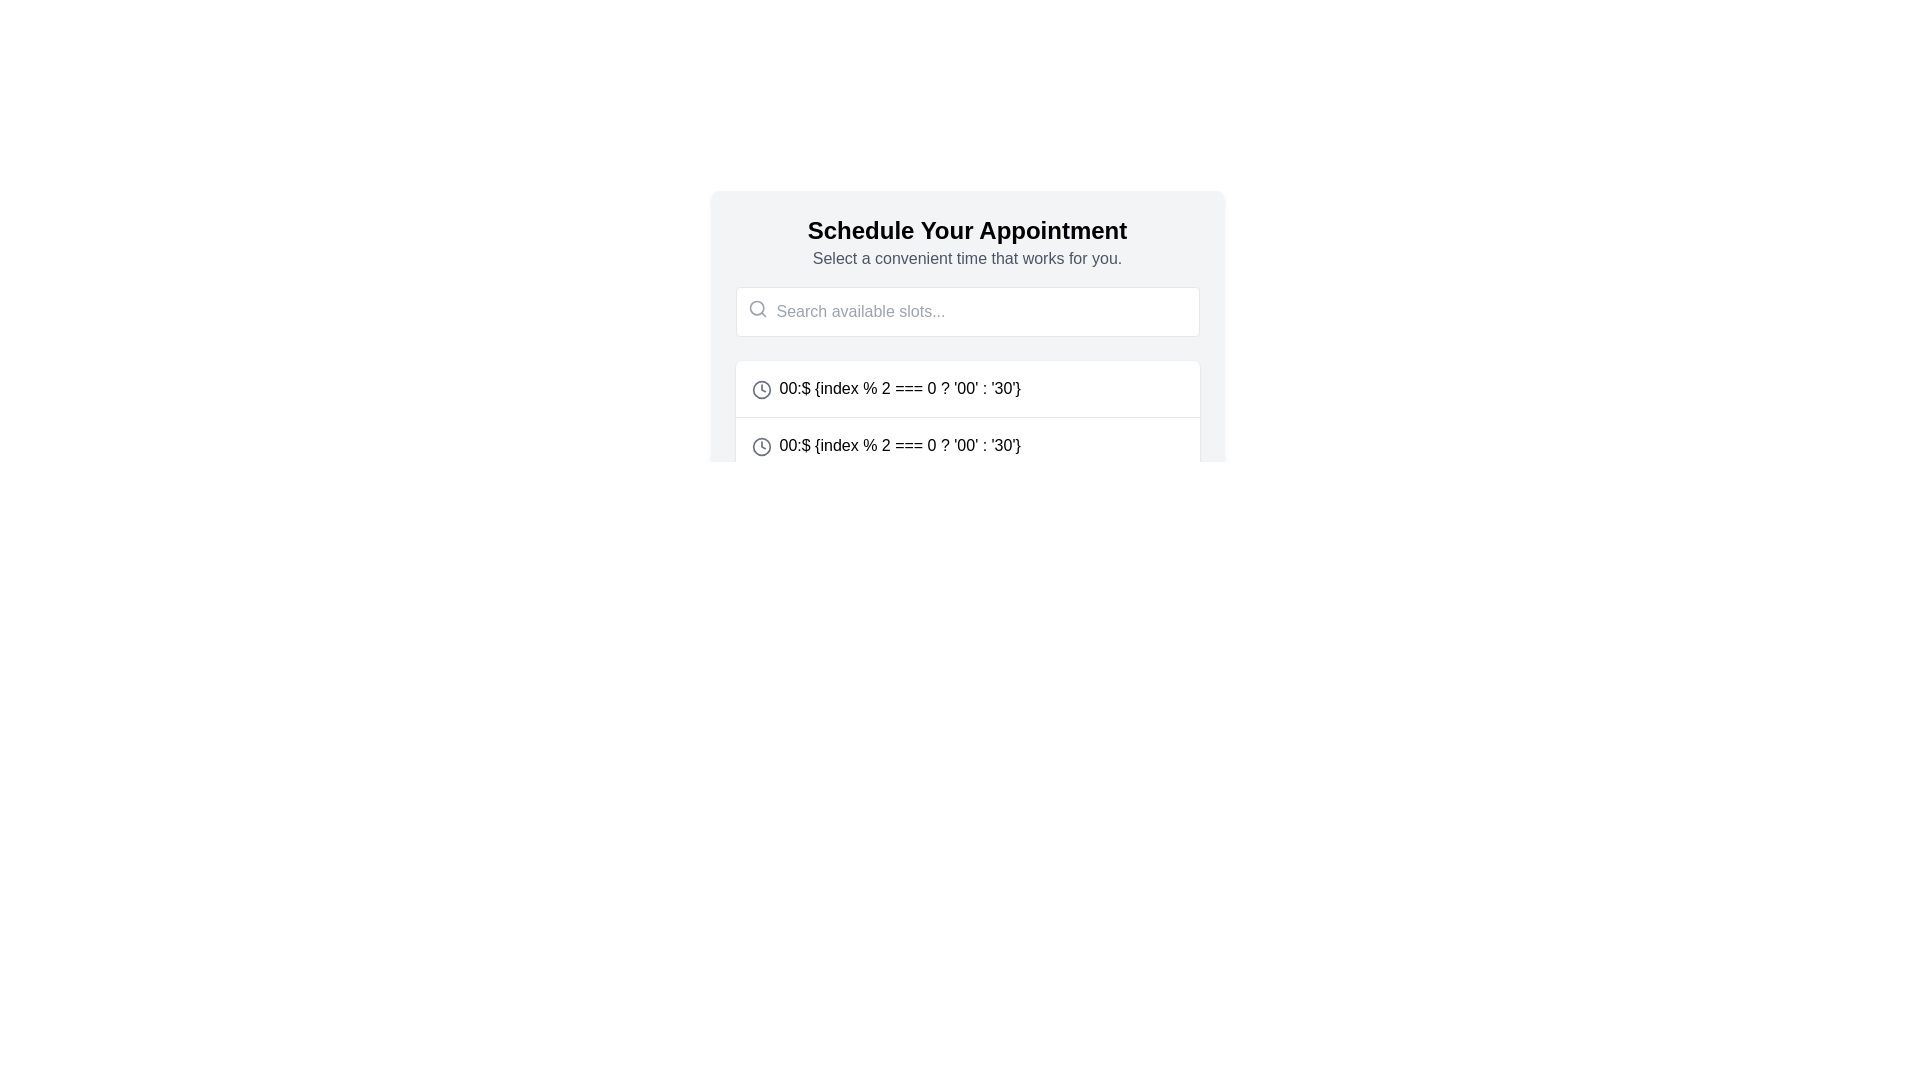  Describe the element at coordinates (755, 308) in the screenshot. I see `the small circular icon that is part of a search graphic element, located to the left of the text input field labeled 'Search available slots...'` at that location.